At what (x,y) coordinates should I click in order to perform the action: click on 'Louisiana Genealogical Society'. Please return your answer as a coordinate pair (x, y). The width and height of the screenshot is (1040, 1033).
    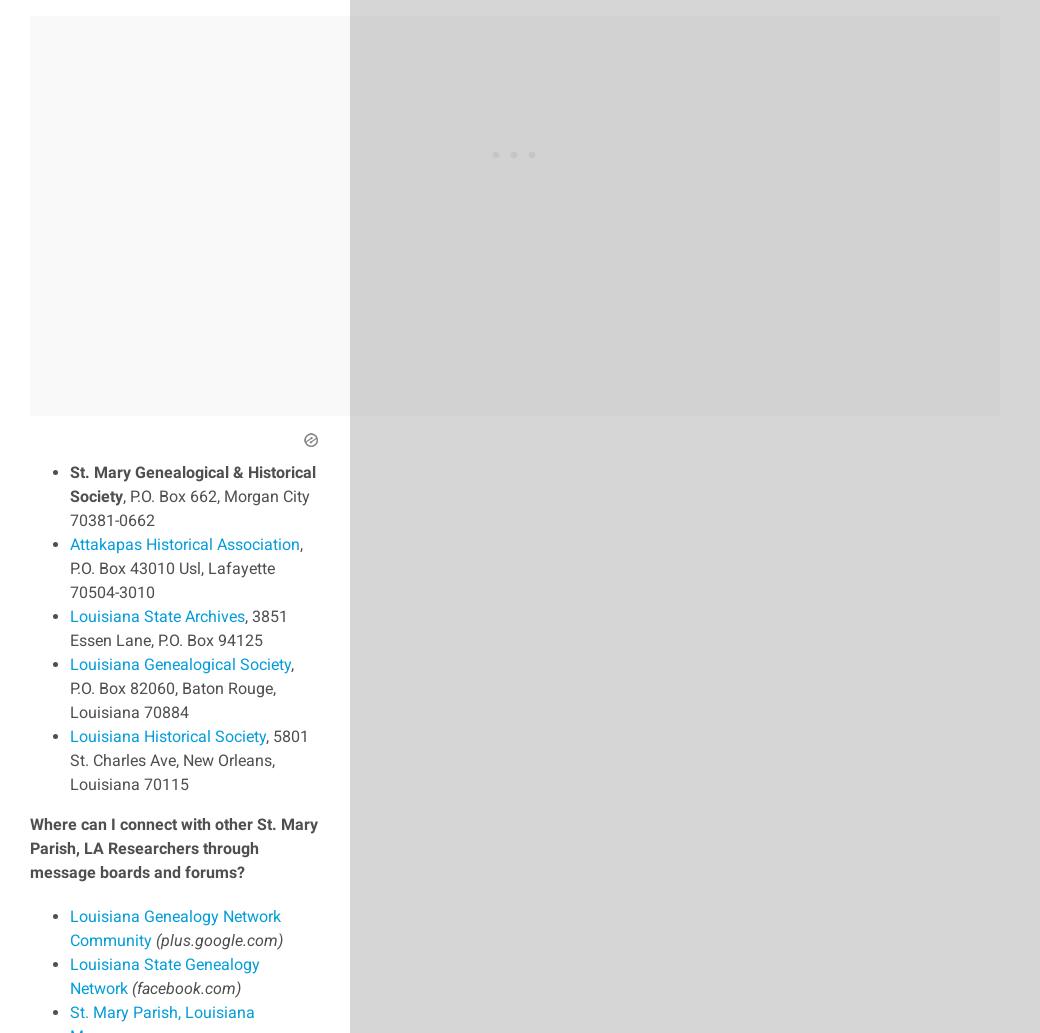
    Looking at the image, I should click on (180, 662).